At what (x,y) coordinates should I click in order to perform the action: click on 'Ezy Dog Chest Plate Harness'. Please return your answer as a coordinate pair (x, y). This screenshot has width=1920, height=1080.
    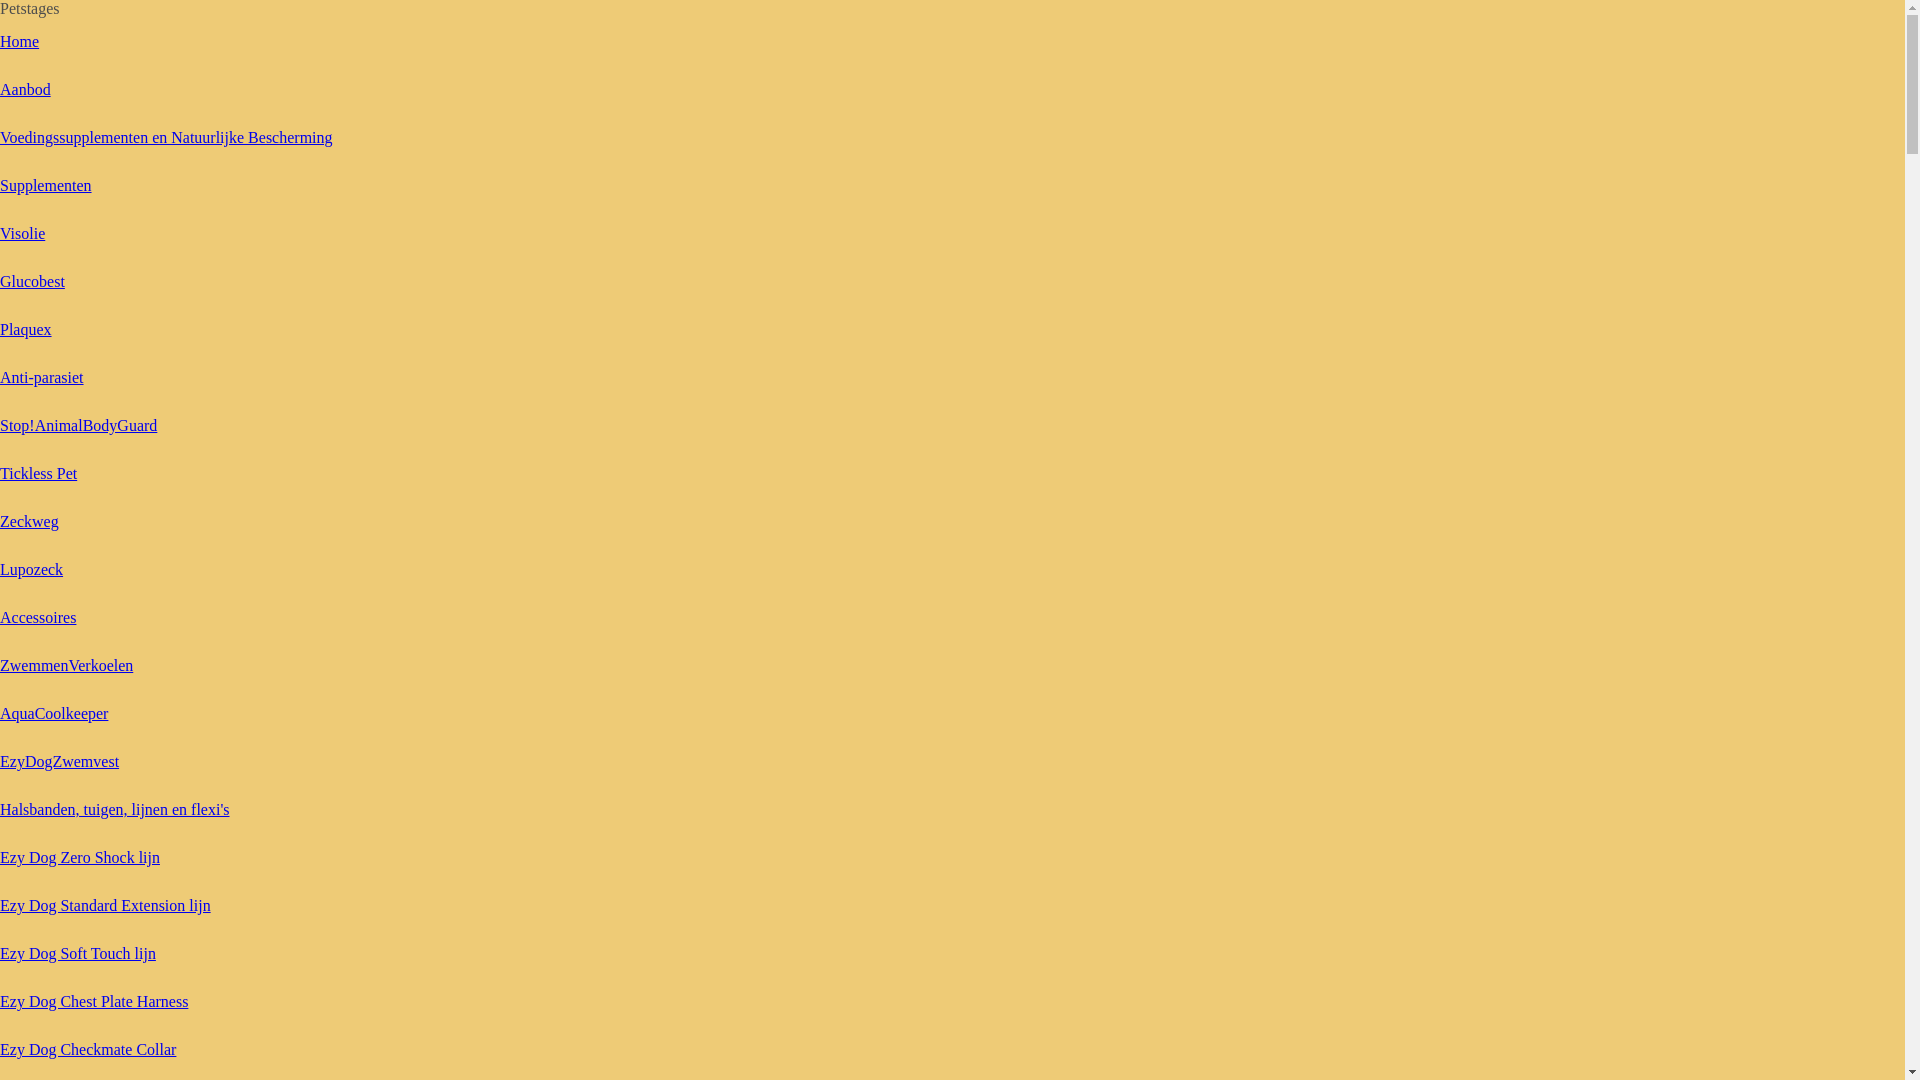
    Looking at the image, I should click on (0, 1001).